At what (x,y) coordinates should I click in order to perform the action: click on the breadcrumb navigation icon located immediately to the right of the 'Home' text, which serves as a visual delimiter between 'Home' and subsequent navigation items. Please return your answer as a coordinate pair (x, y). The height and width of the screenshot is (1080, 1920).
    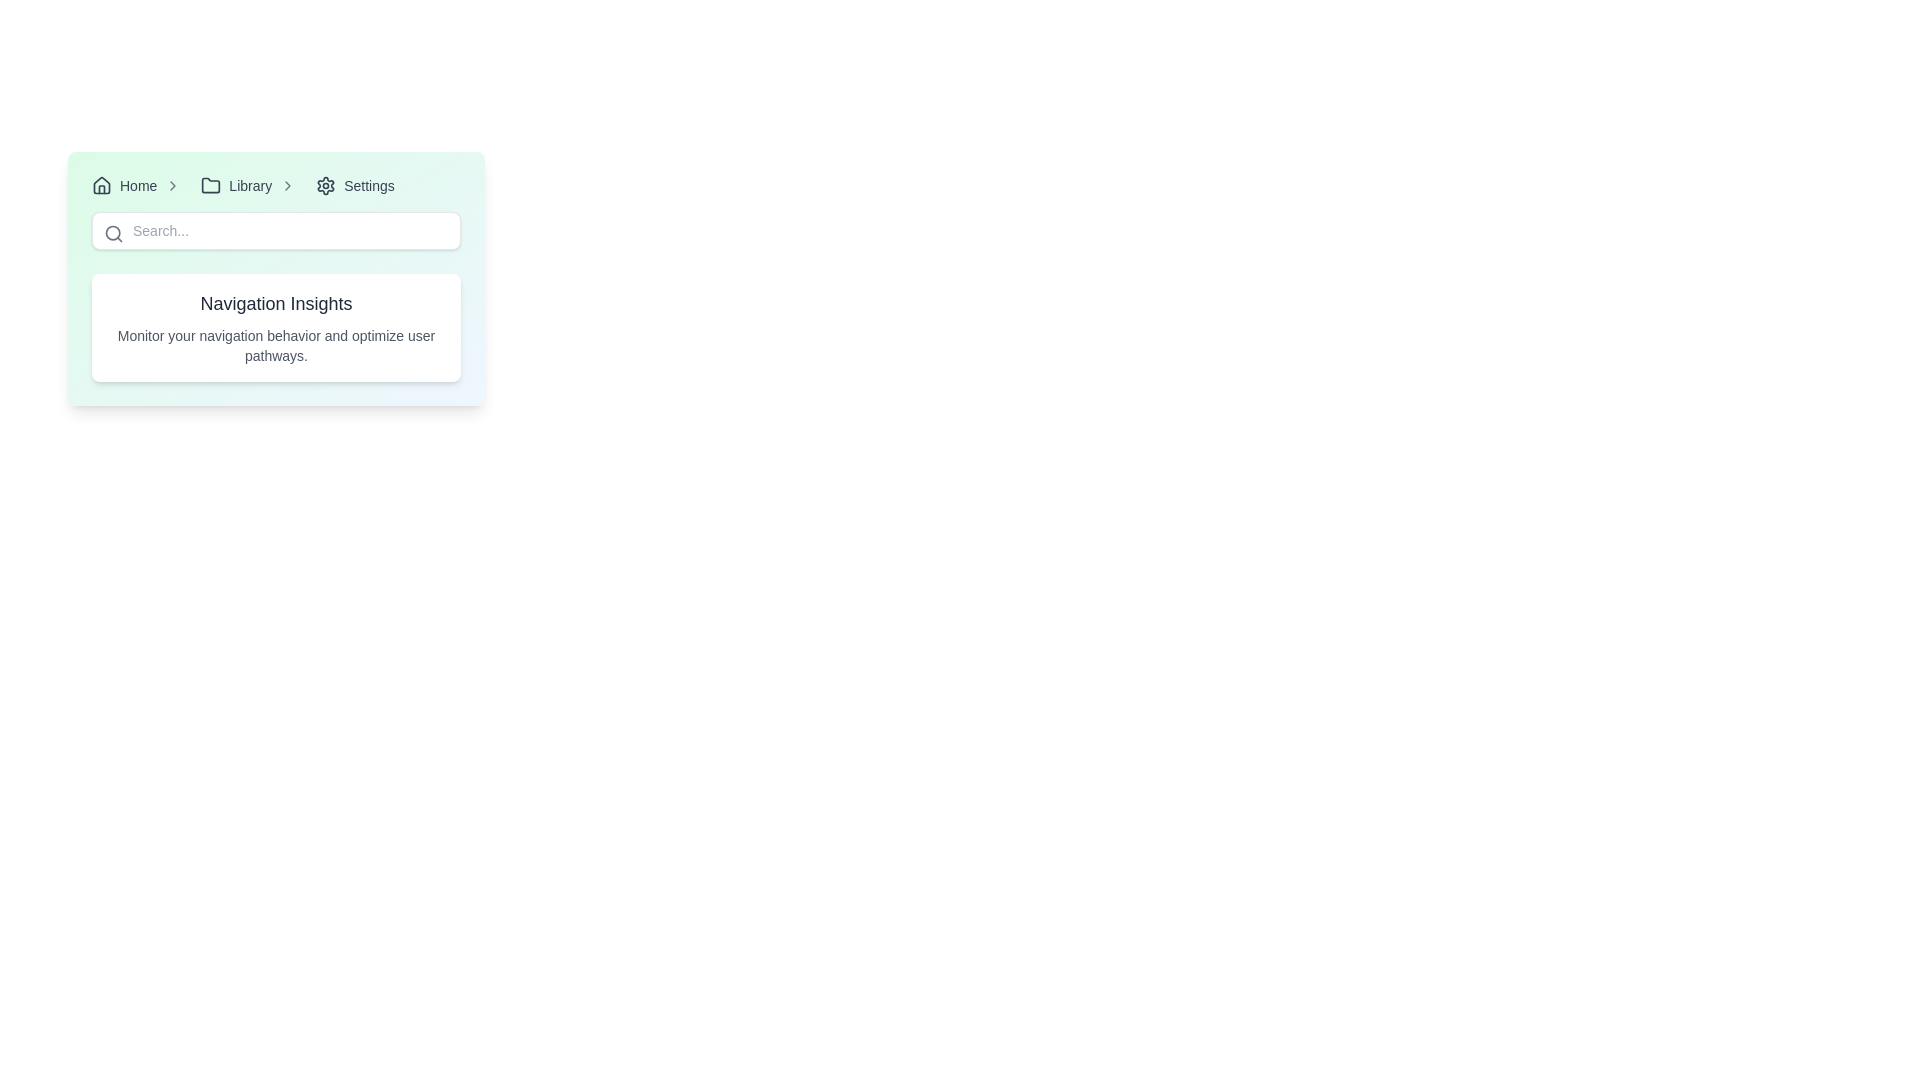
    Looking at the image, I should click on (173, 185).